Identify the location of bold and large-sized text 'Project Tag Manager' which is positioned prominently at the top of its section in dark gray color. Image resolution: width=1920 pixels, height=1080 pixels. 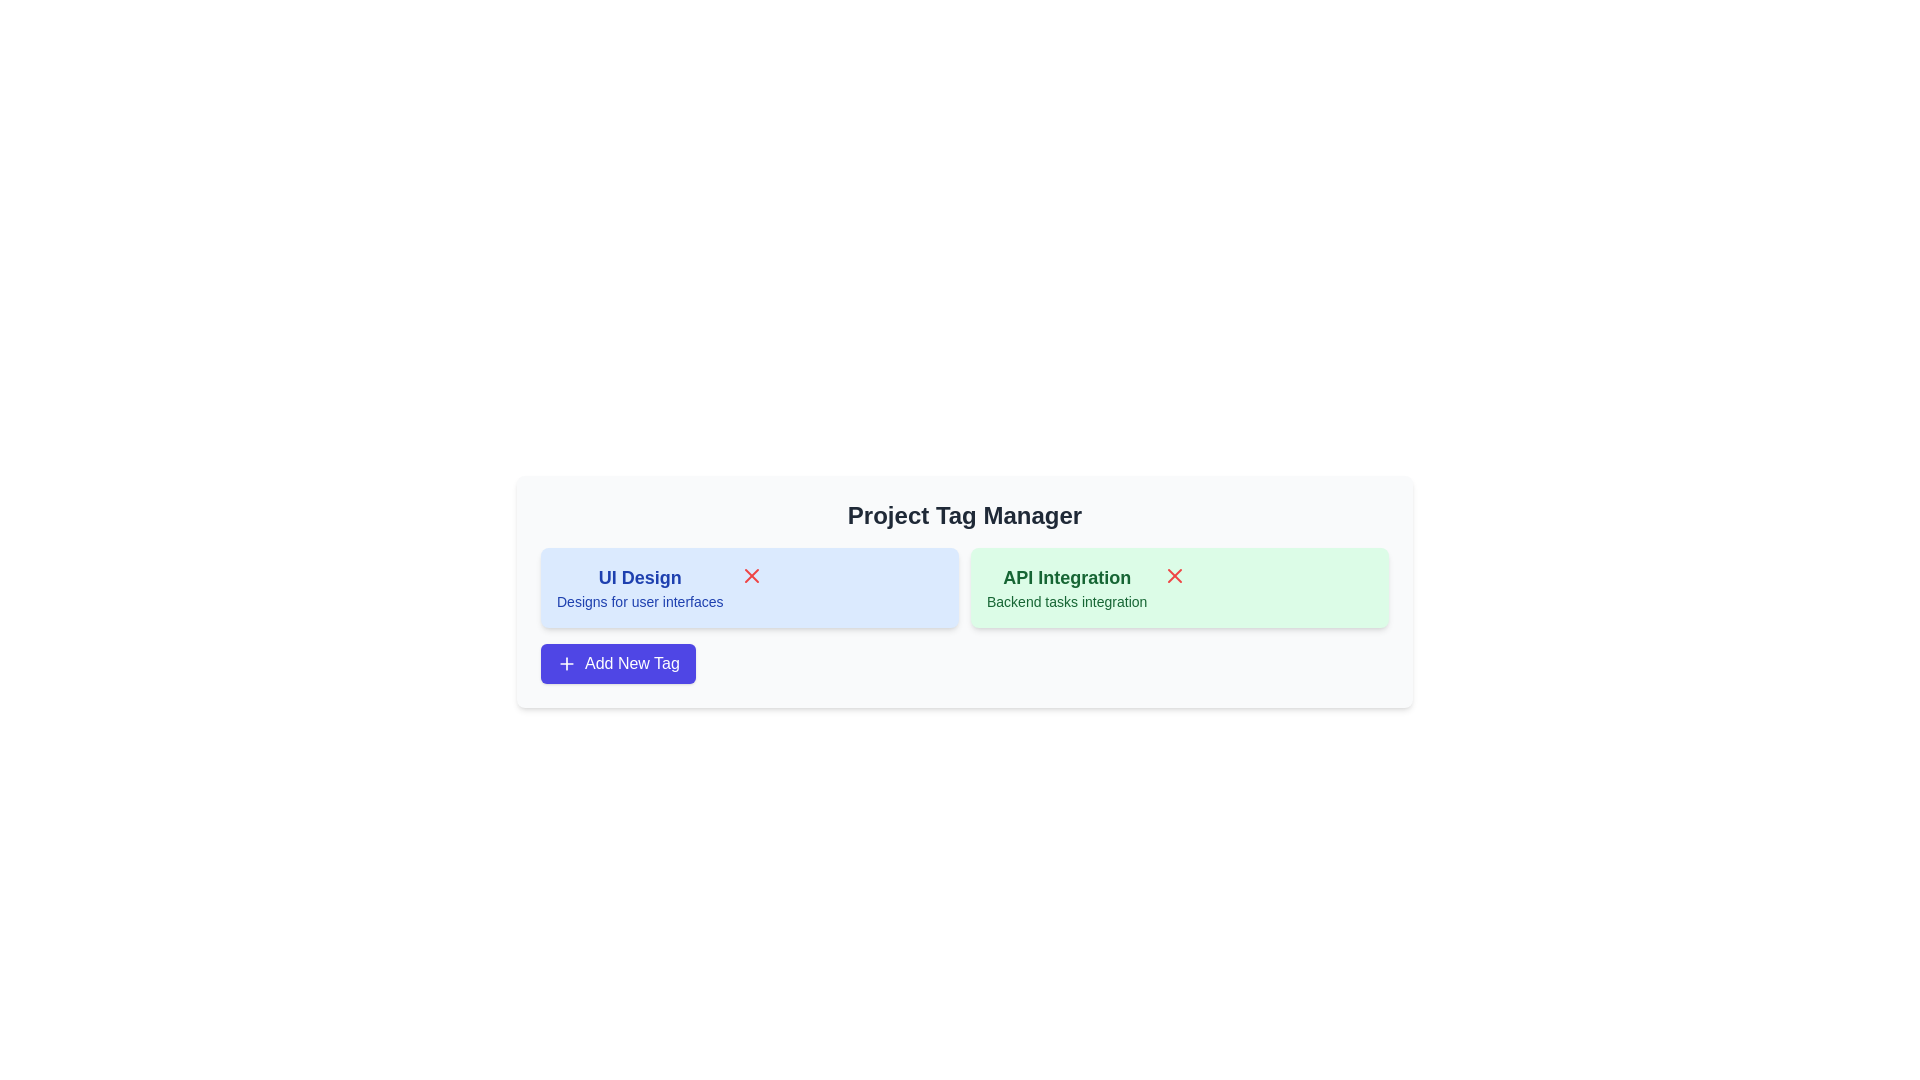
(964, 515).